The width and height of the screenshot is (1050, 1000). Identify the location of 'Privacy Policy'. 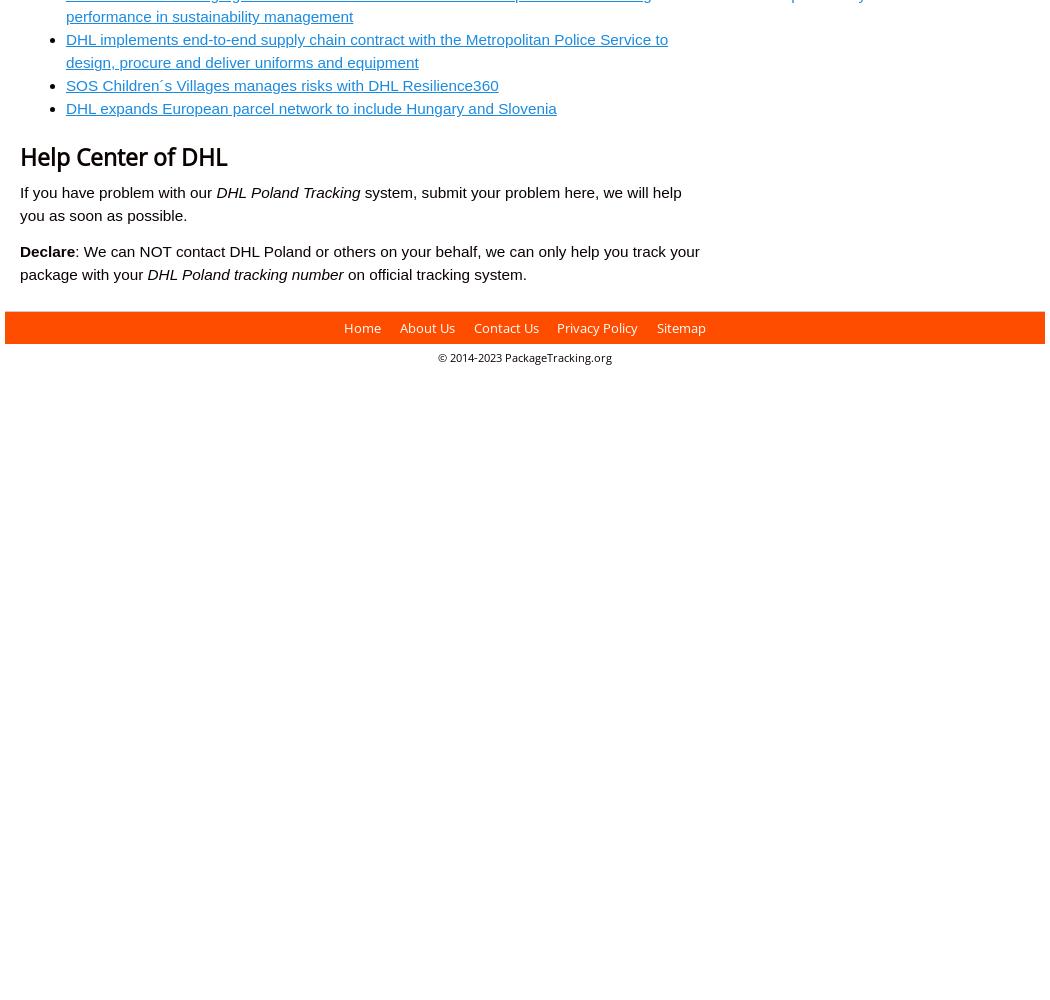
(557, 326).